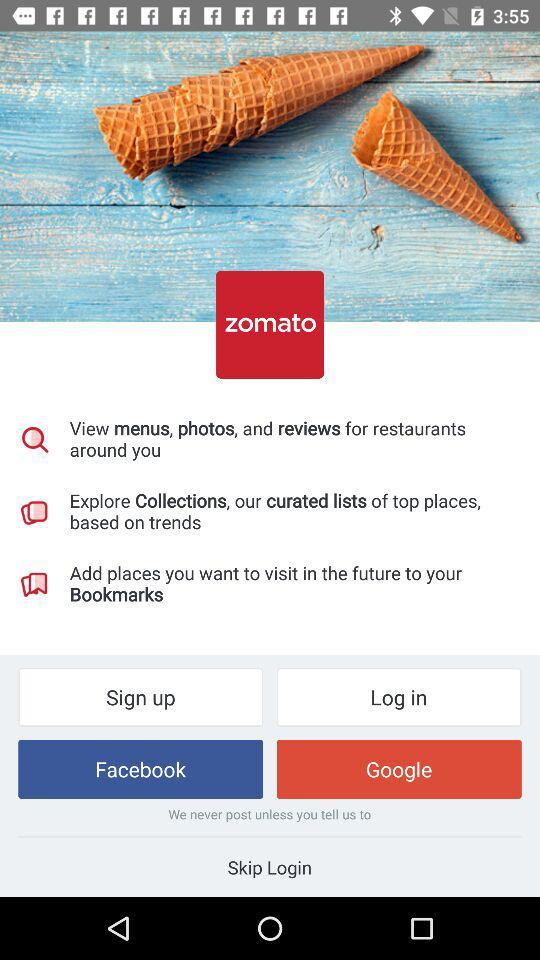 This screenshot has height=960, width=540. Describe the element at coordinates (139, 768) in the screenshot. I see `icon next to the google item` at that location.